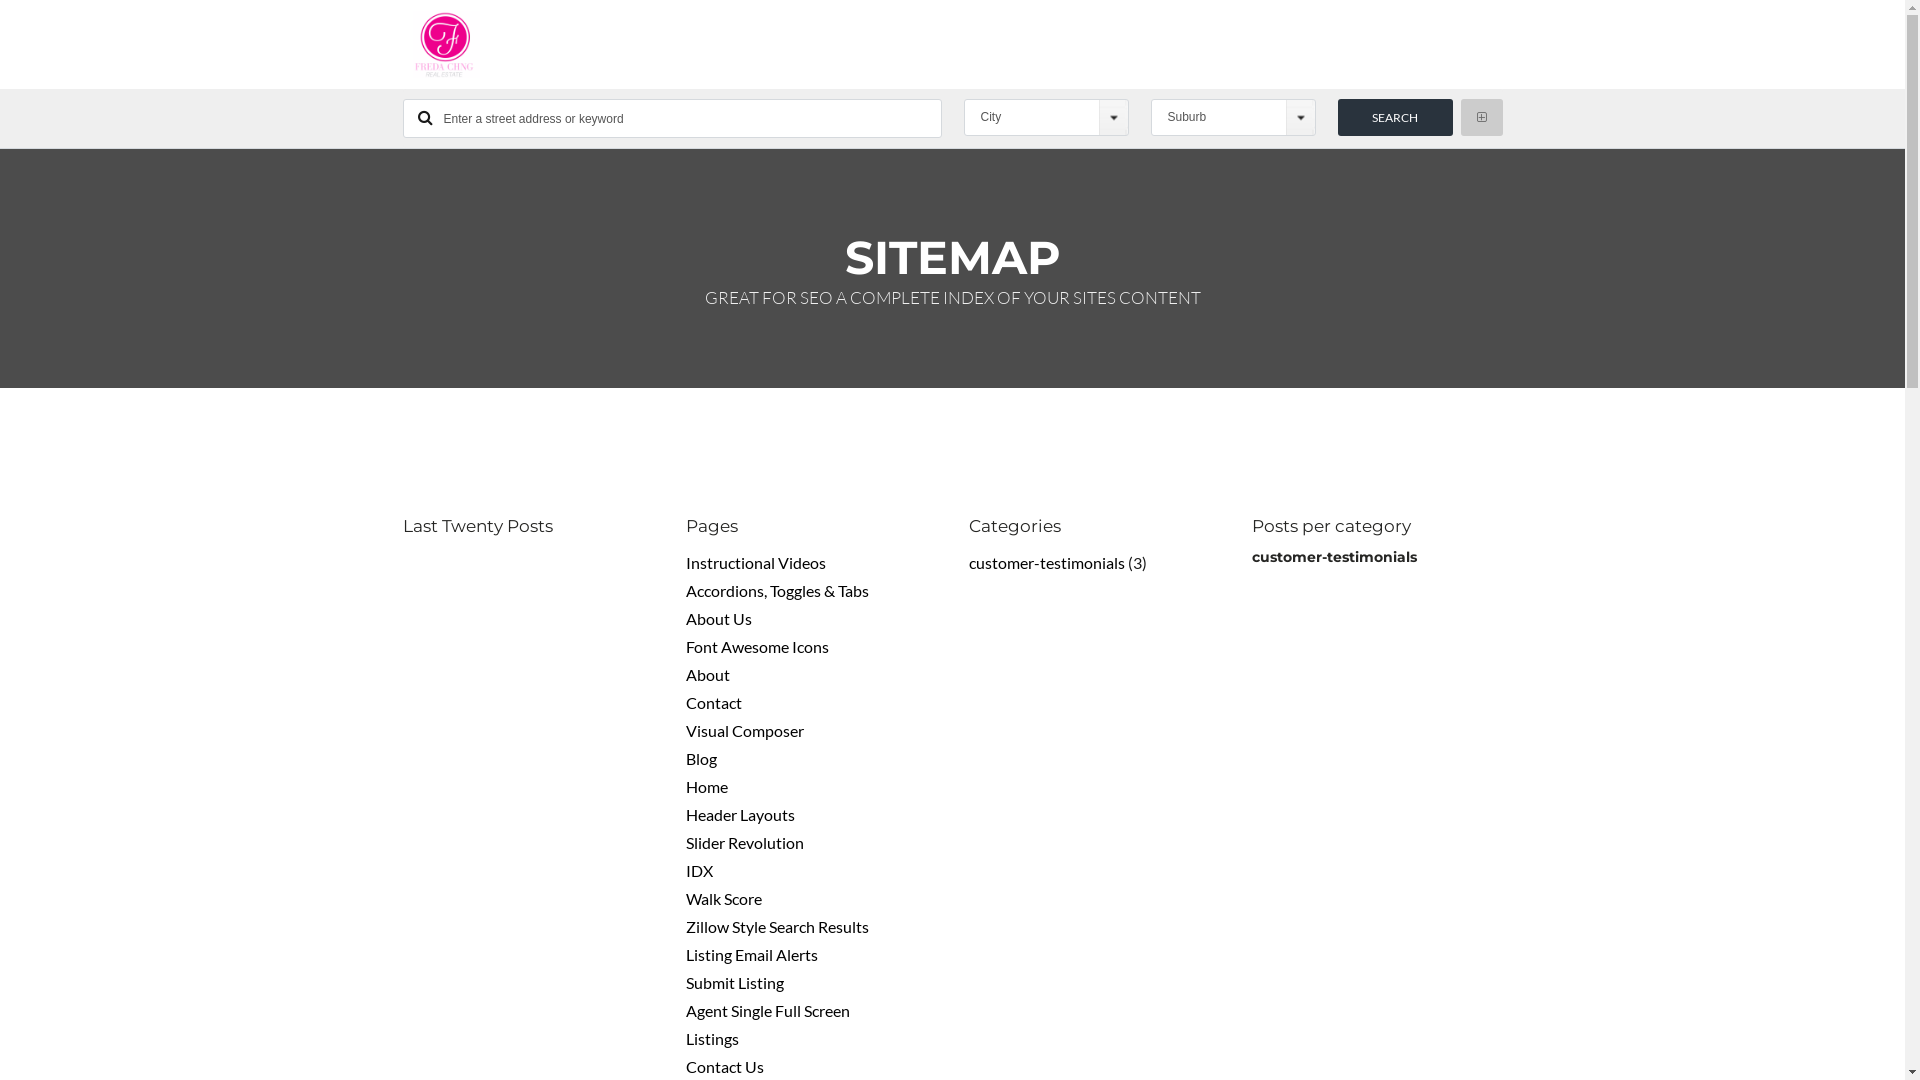 The height and width of the screenshot is (1080, 1920). I want to click on 'Blog', so click(686, 758).